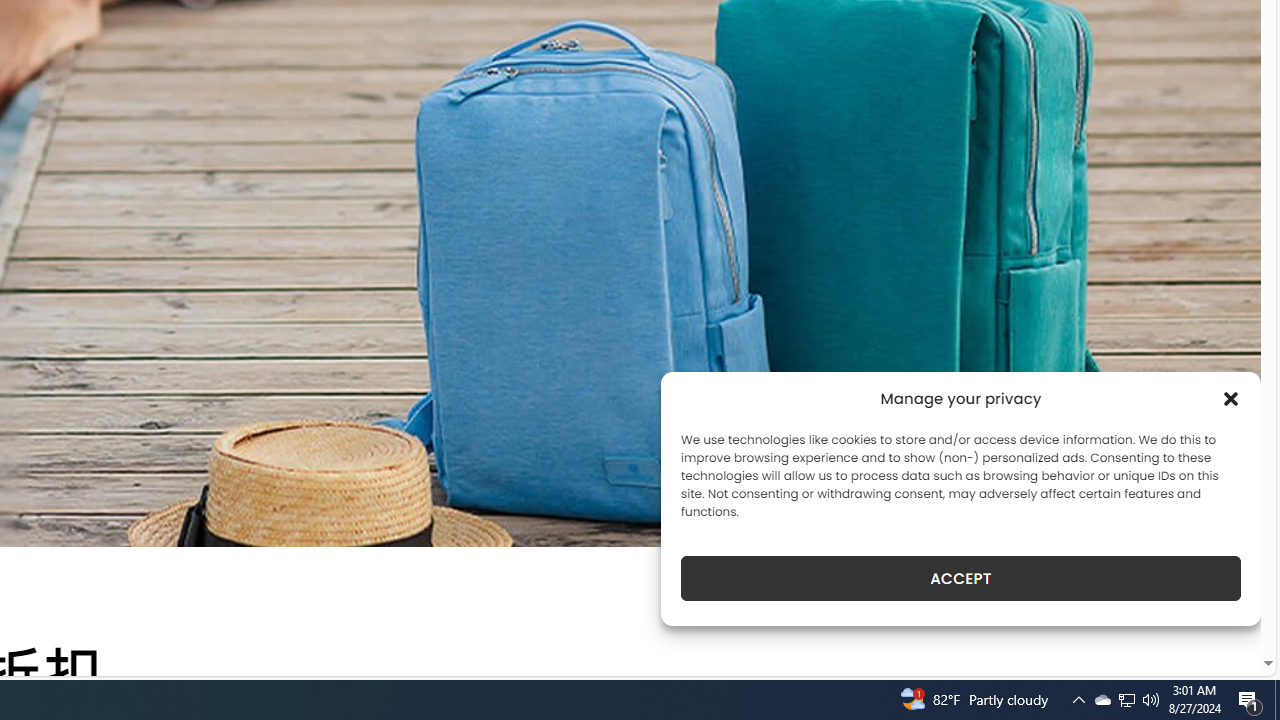  What do you see at coordinates (961, 578) in the screenshot?
I see `'ACCEPT'` at bounding box center [961, 578].